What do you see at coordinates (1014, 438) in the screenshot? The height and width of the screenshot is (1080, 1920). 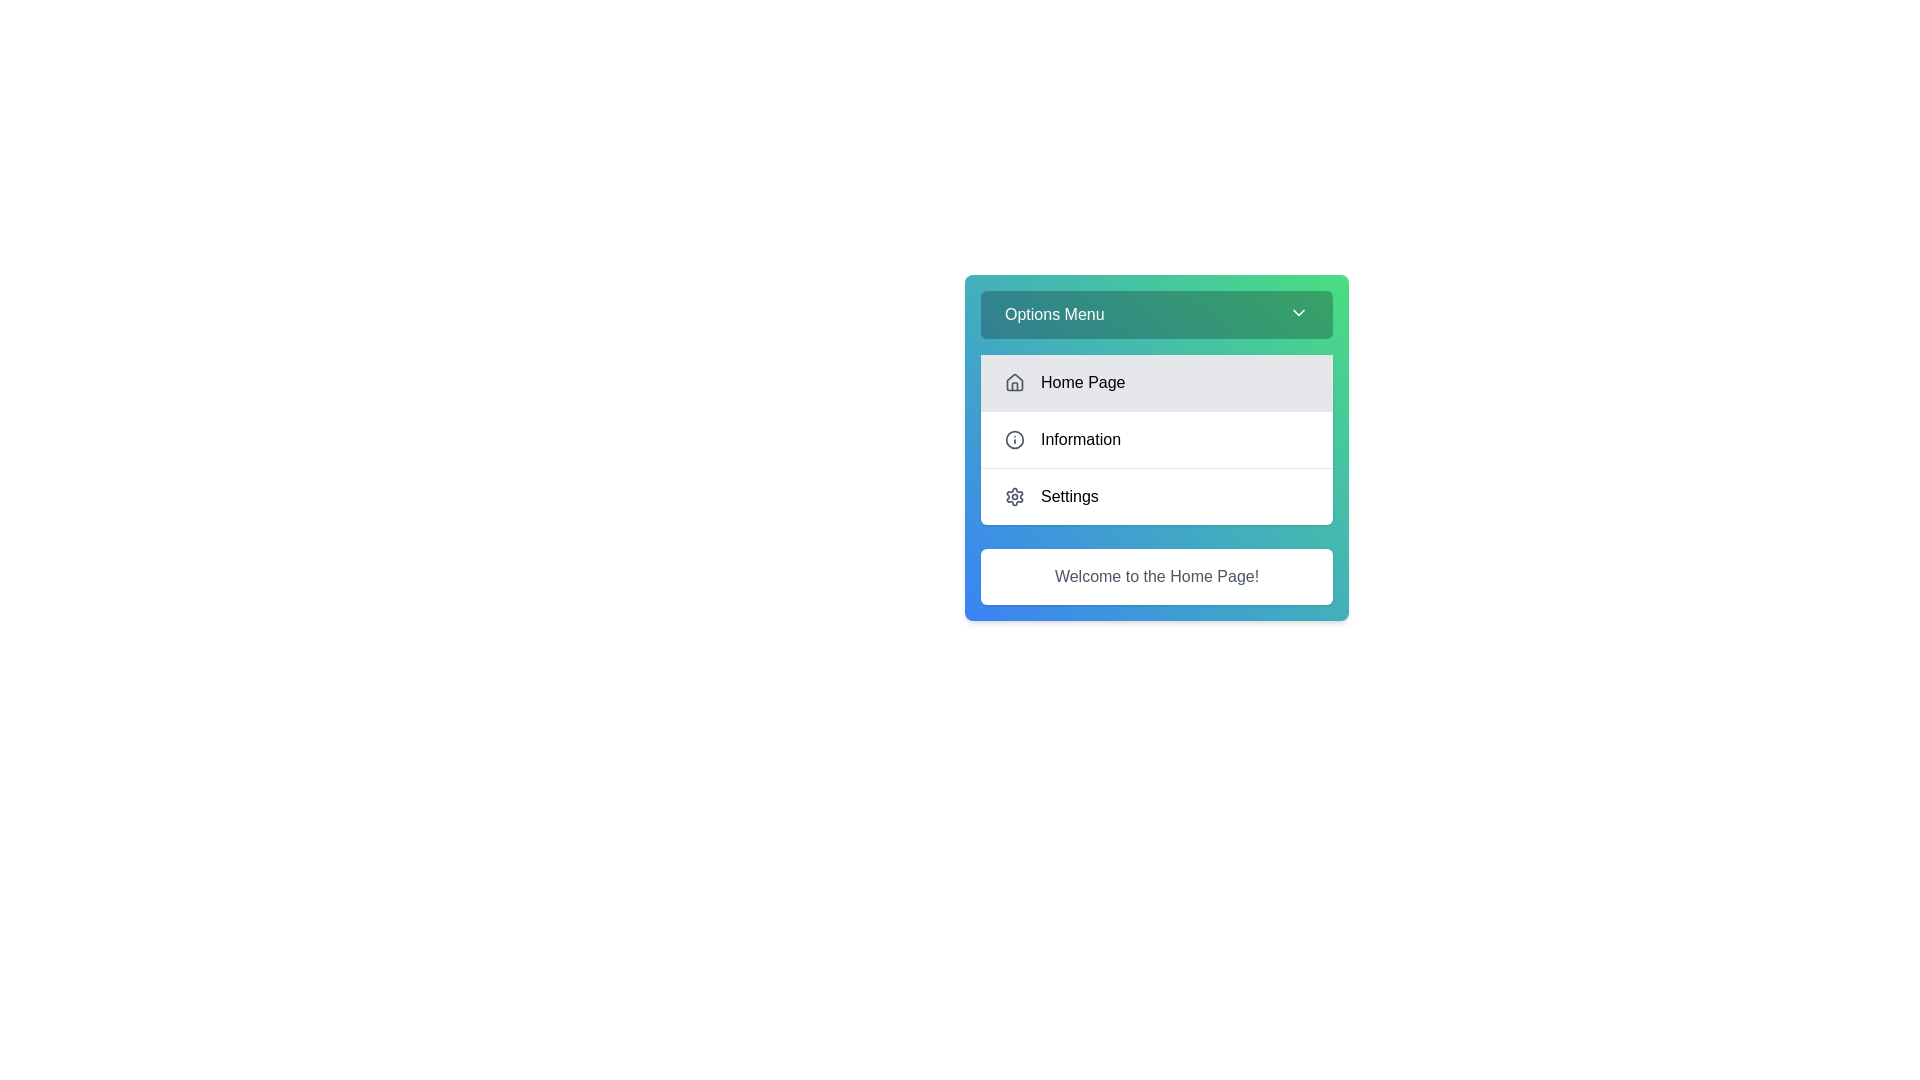 I see `the 'Information' icon located to the left of the 'Information' text in the vertical list of menu options` at bounding box center [1014, 438].